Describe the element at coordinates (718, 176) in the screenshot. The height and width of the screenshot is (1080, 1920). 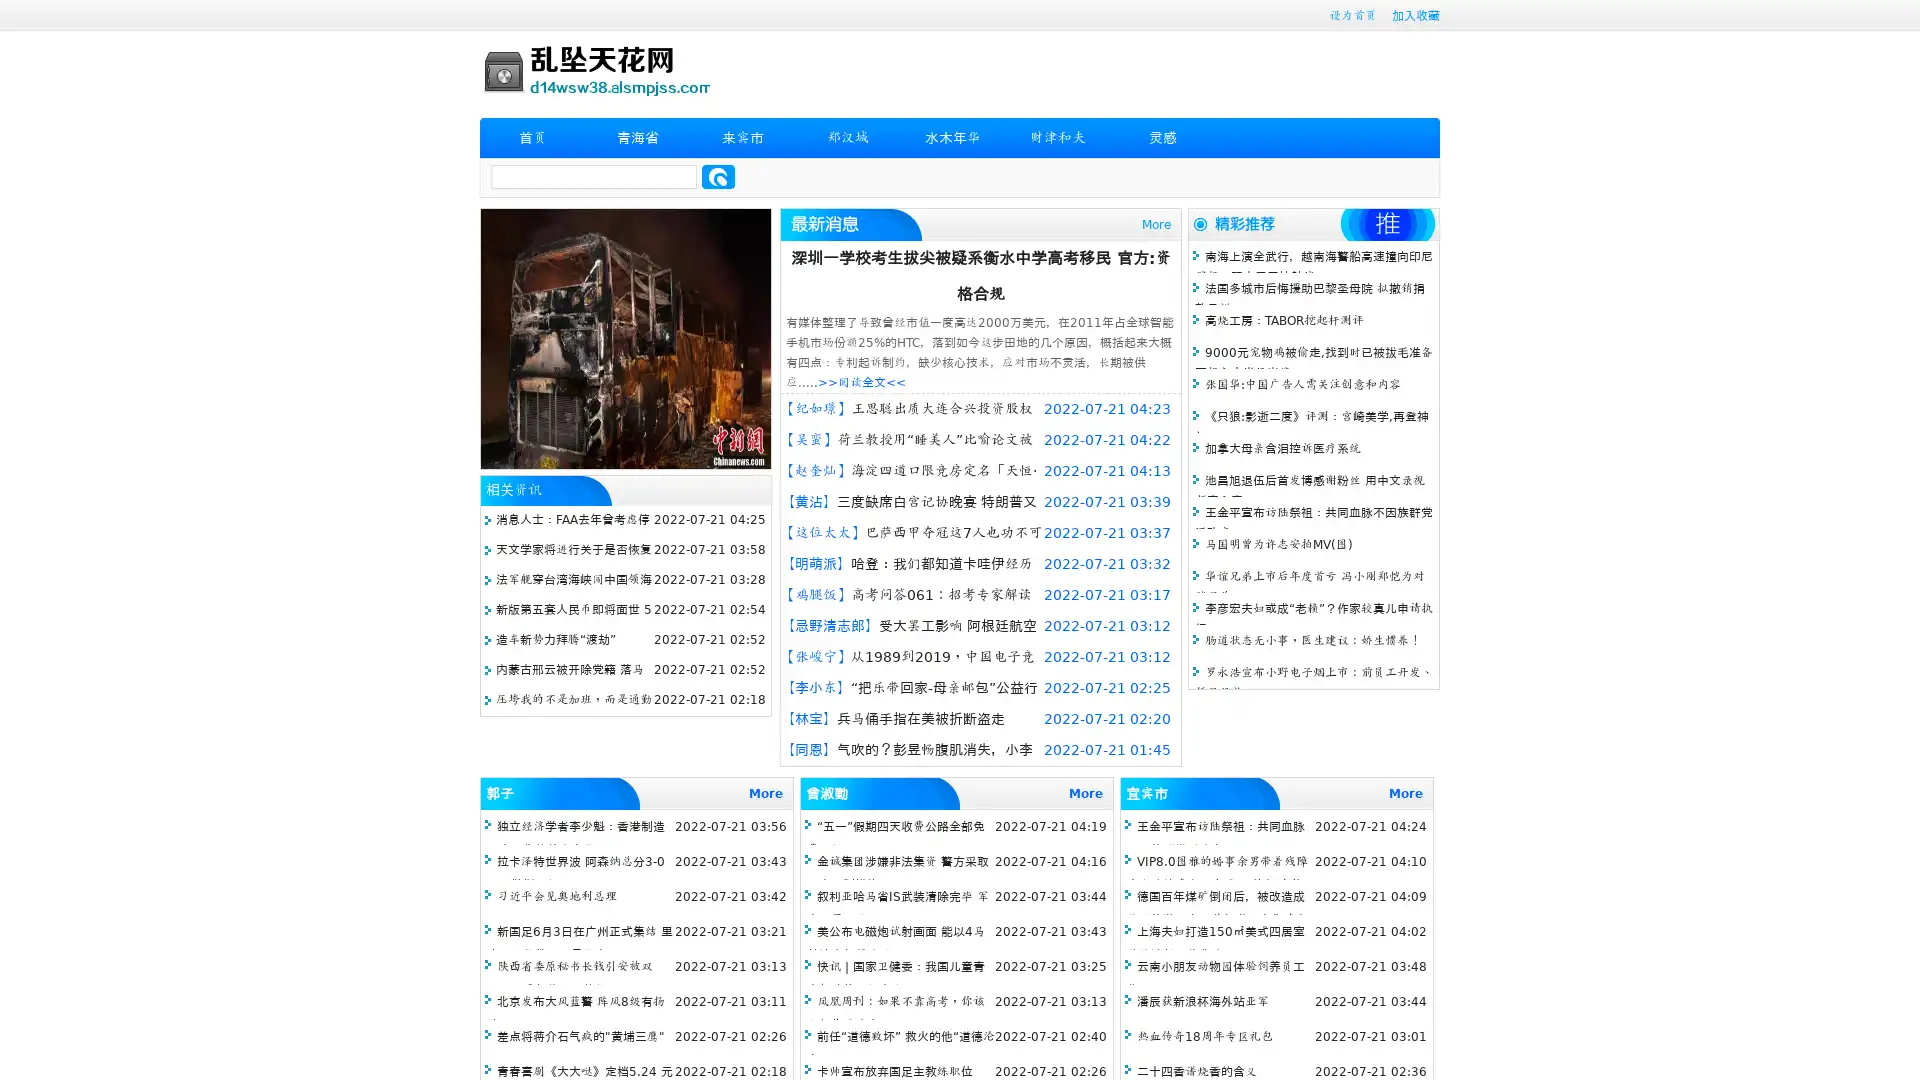
I see `Search` at that location.